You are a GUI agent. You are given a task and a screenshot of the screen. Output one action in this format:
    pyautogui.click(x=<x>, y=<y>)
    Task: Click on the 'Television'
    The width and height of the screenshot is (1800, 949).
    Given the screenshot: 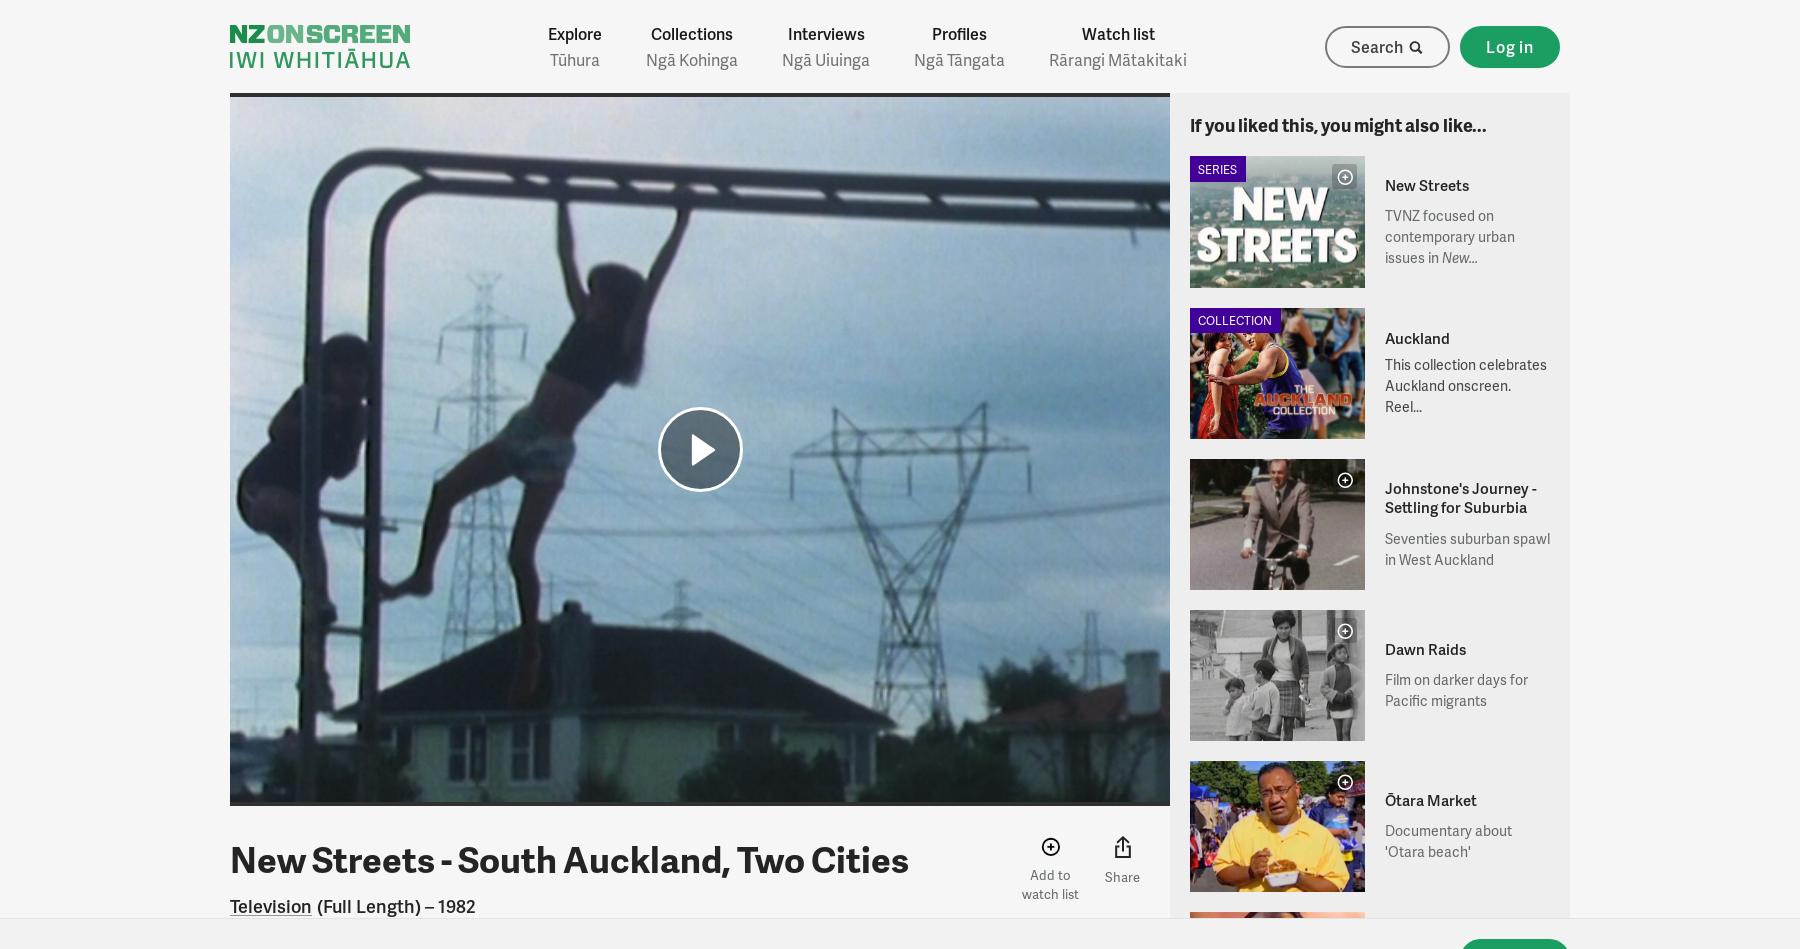 What is the action you would take?
    pyautogui.click(x=270, y=903)
    